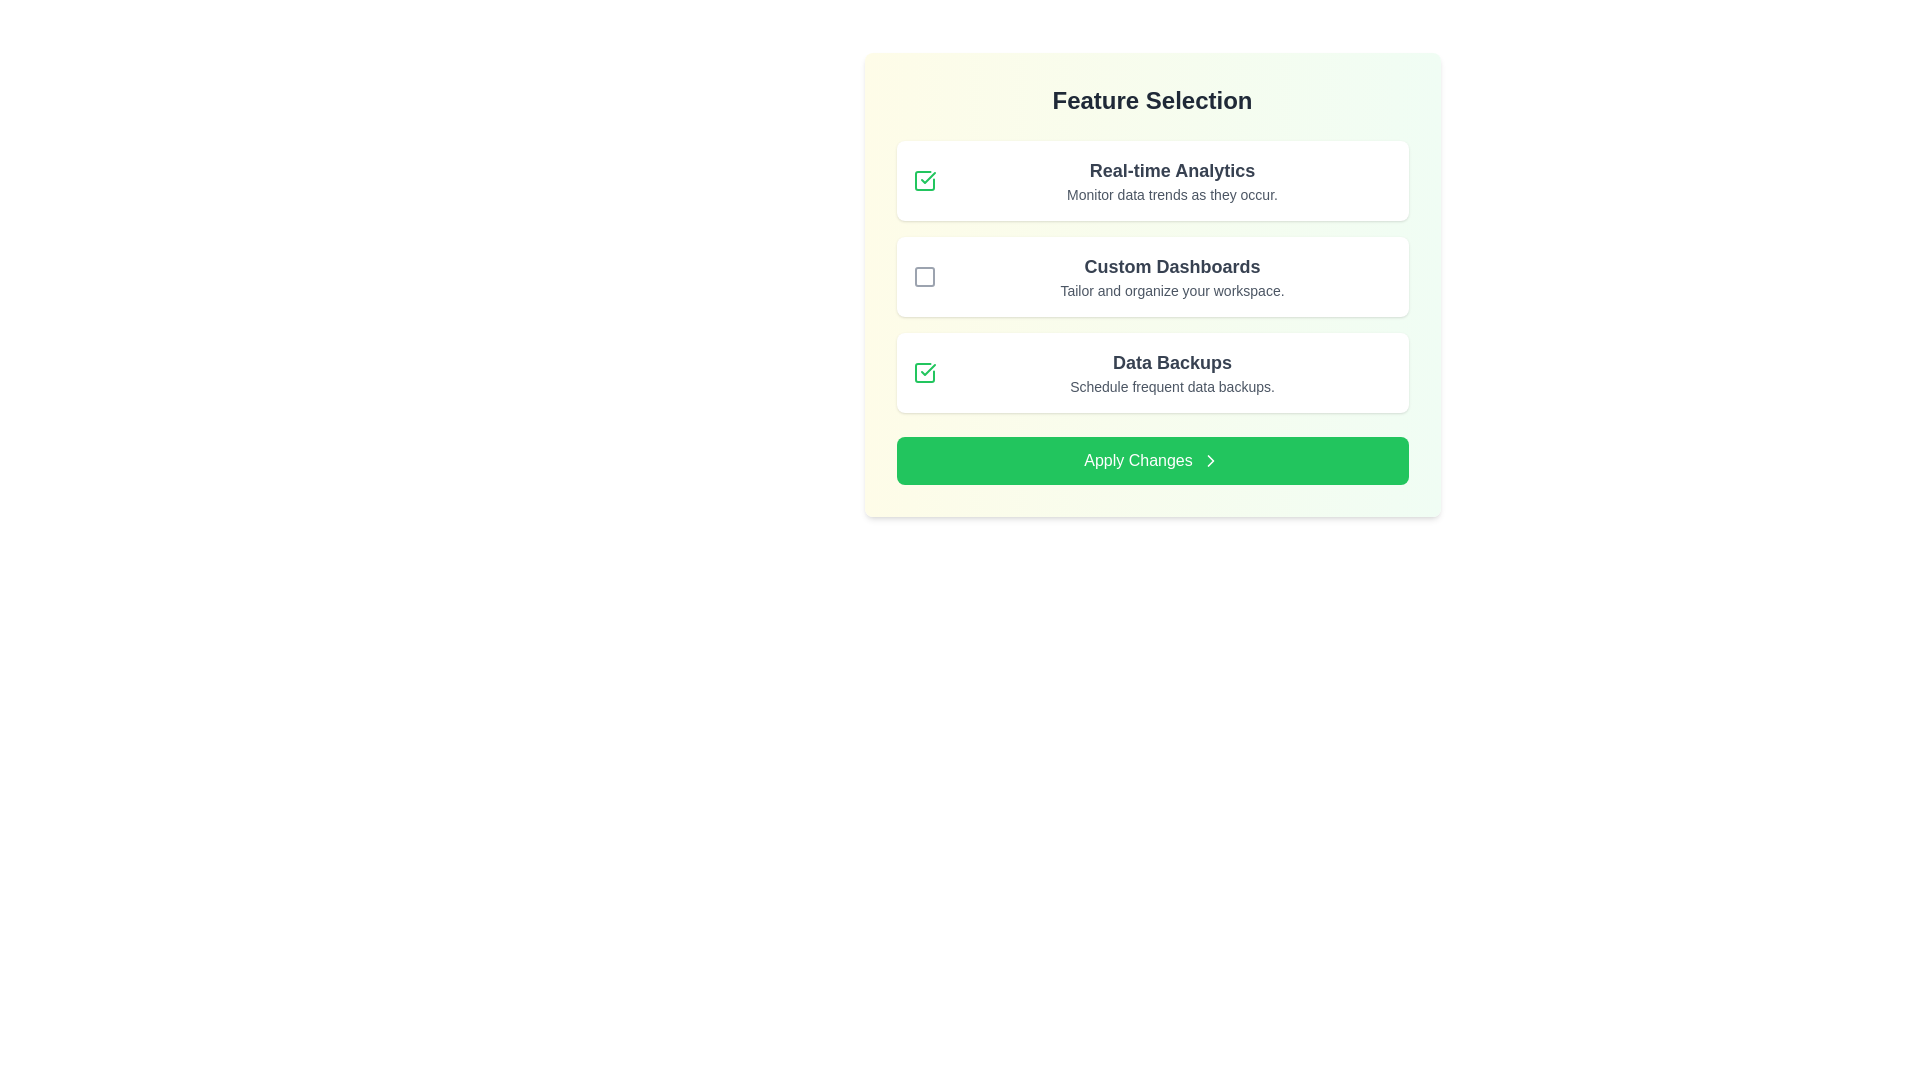 The width and height of the screenshot is (1920, 1080). What do you see at coordinates (1209, 461) in the screenshot?
I see `the right-facing chevron icon inside the green 'Apply Changes' button` at bounding box center [1209, 461].